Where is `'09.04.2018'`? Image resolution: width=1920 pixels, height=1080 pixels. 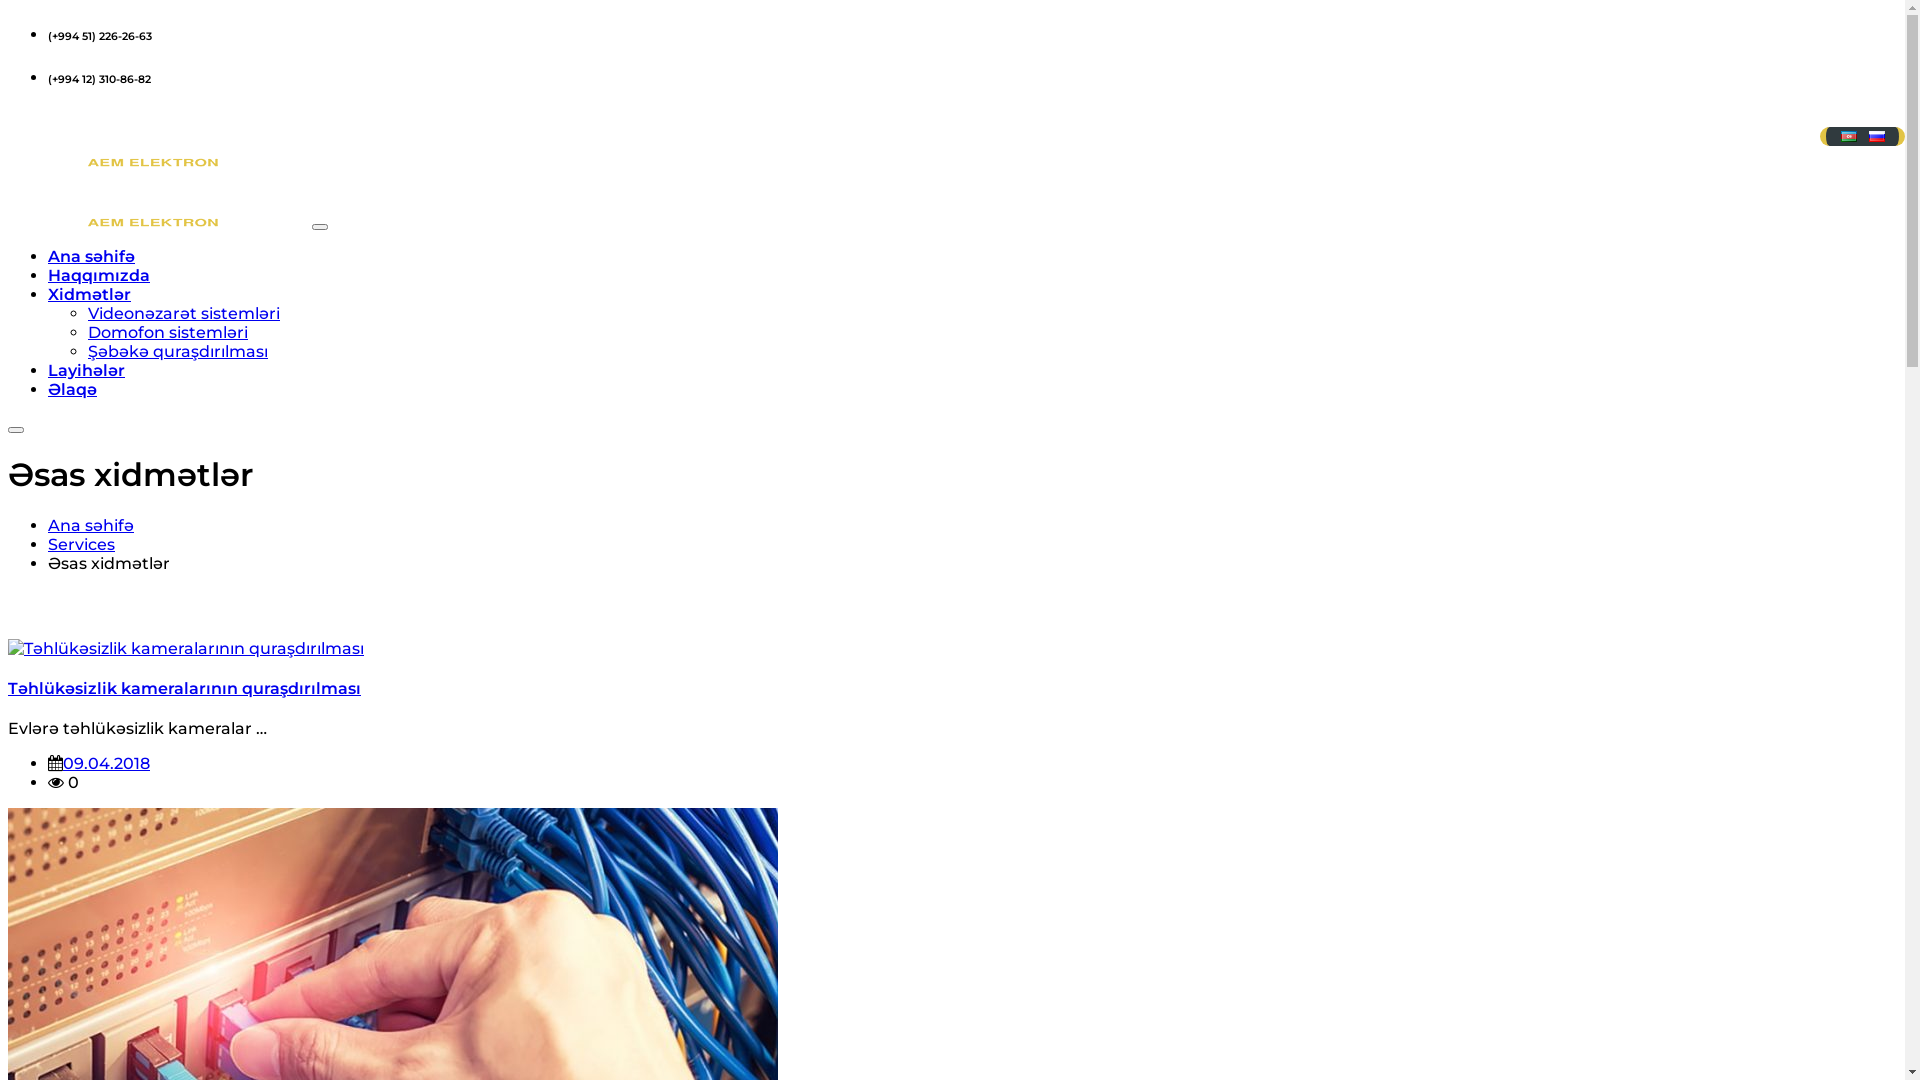
'09.04.2018' is located at coordinates (105, 763).